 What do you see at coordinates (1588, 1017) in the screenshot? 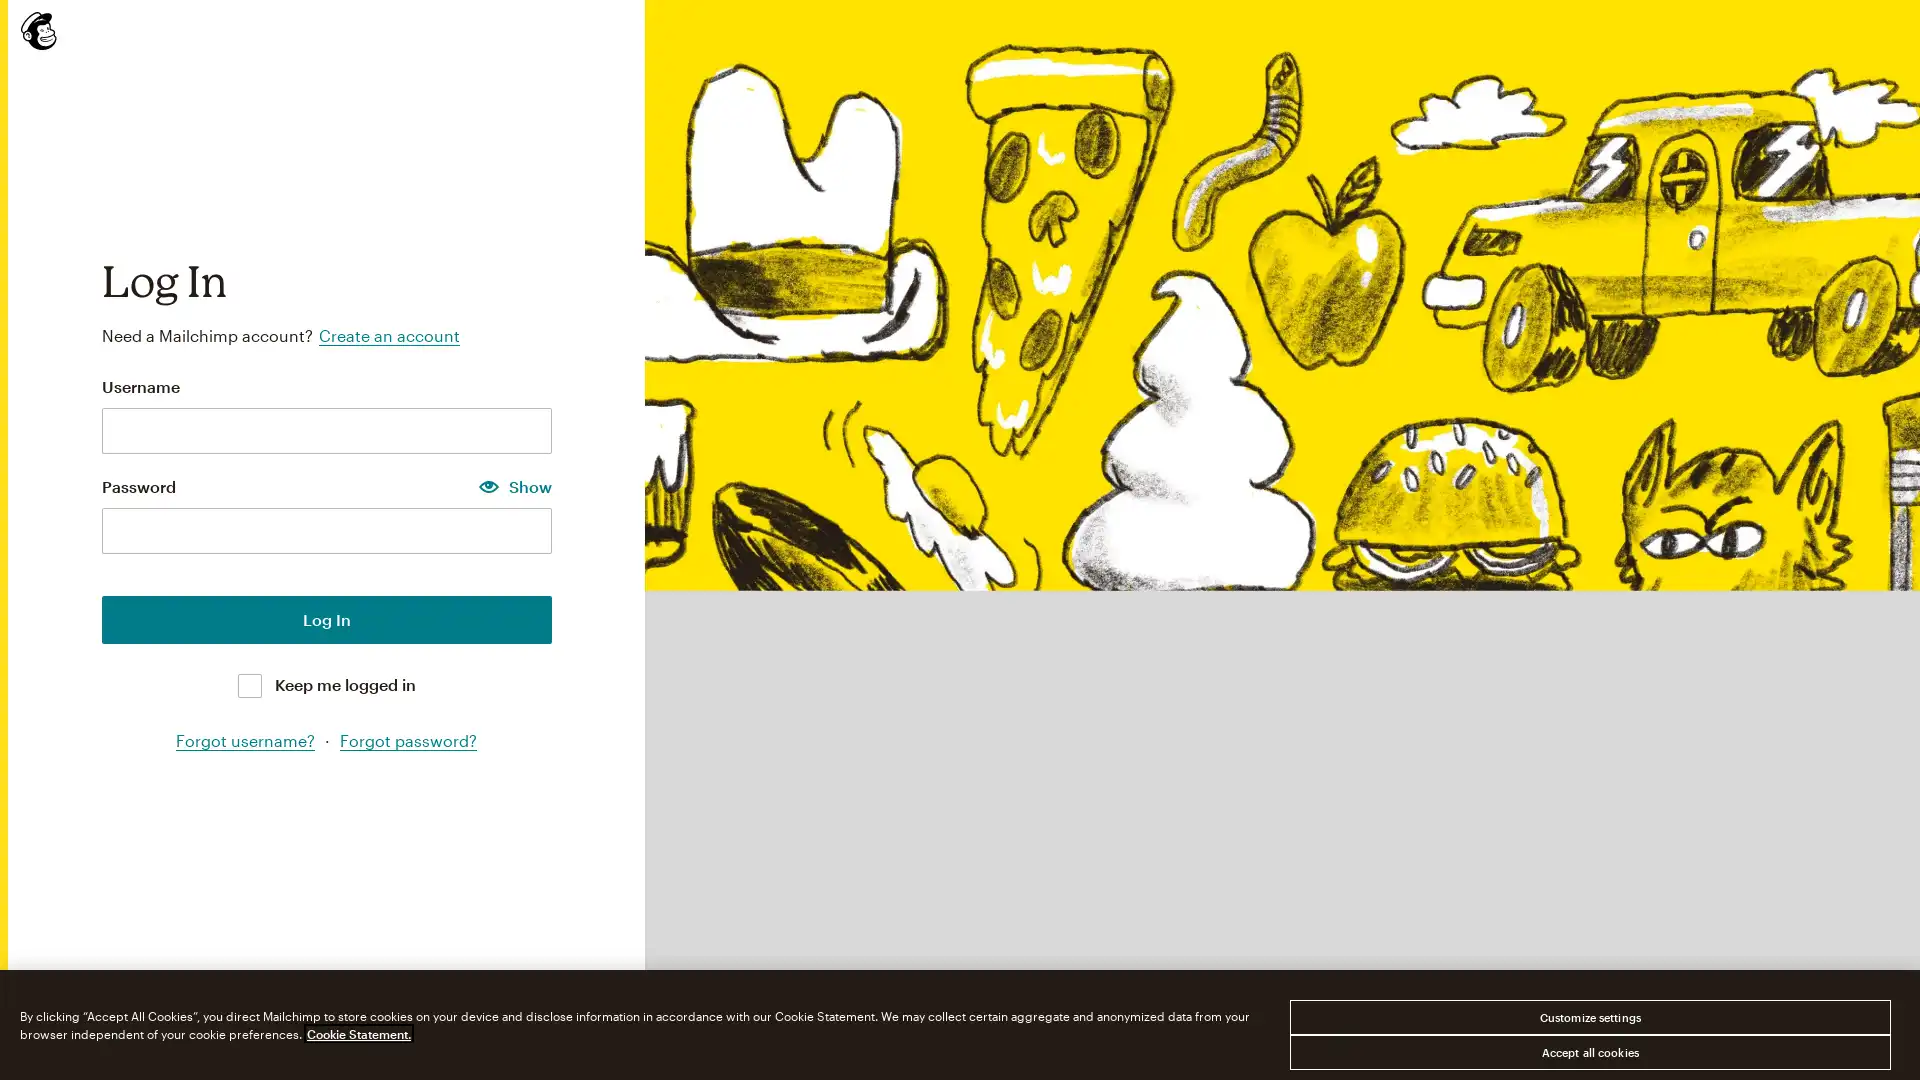
I see `Customize settings` at bounding box center [1588, 1017].